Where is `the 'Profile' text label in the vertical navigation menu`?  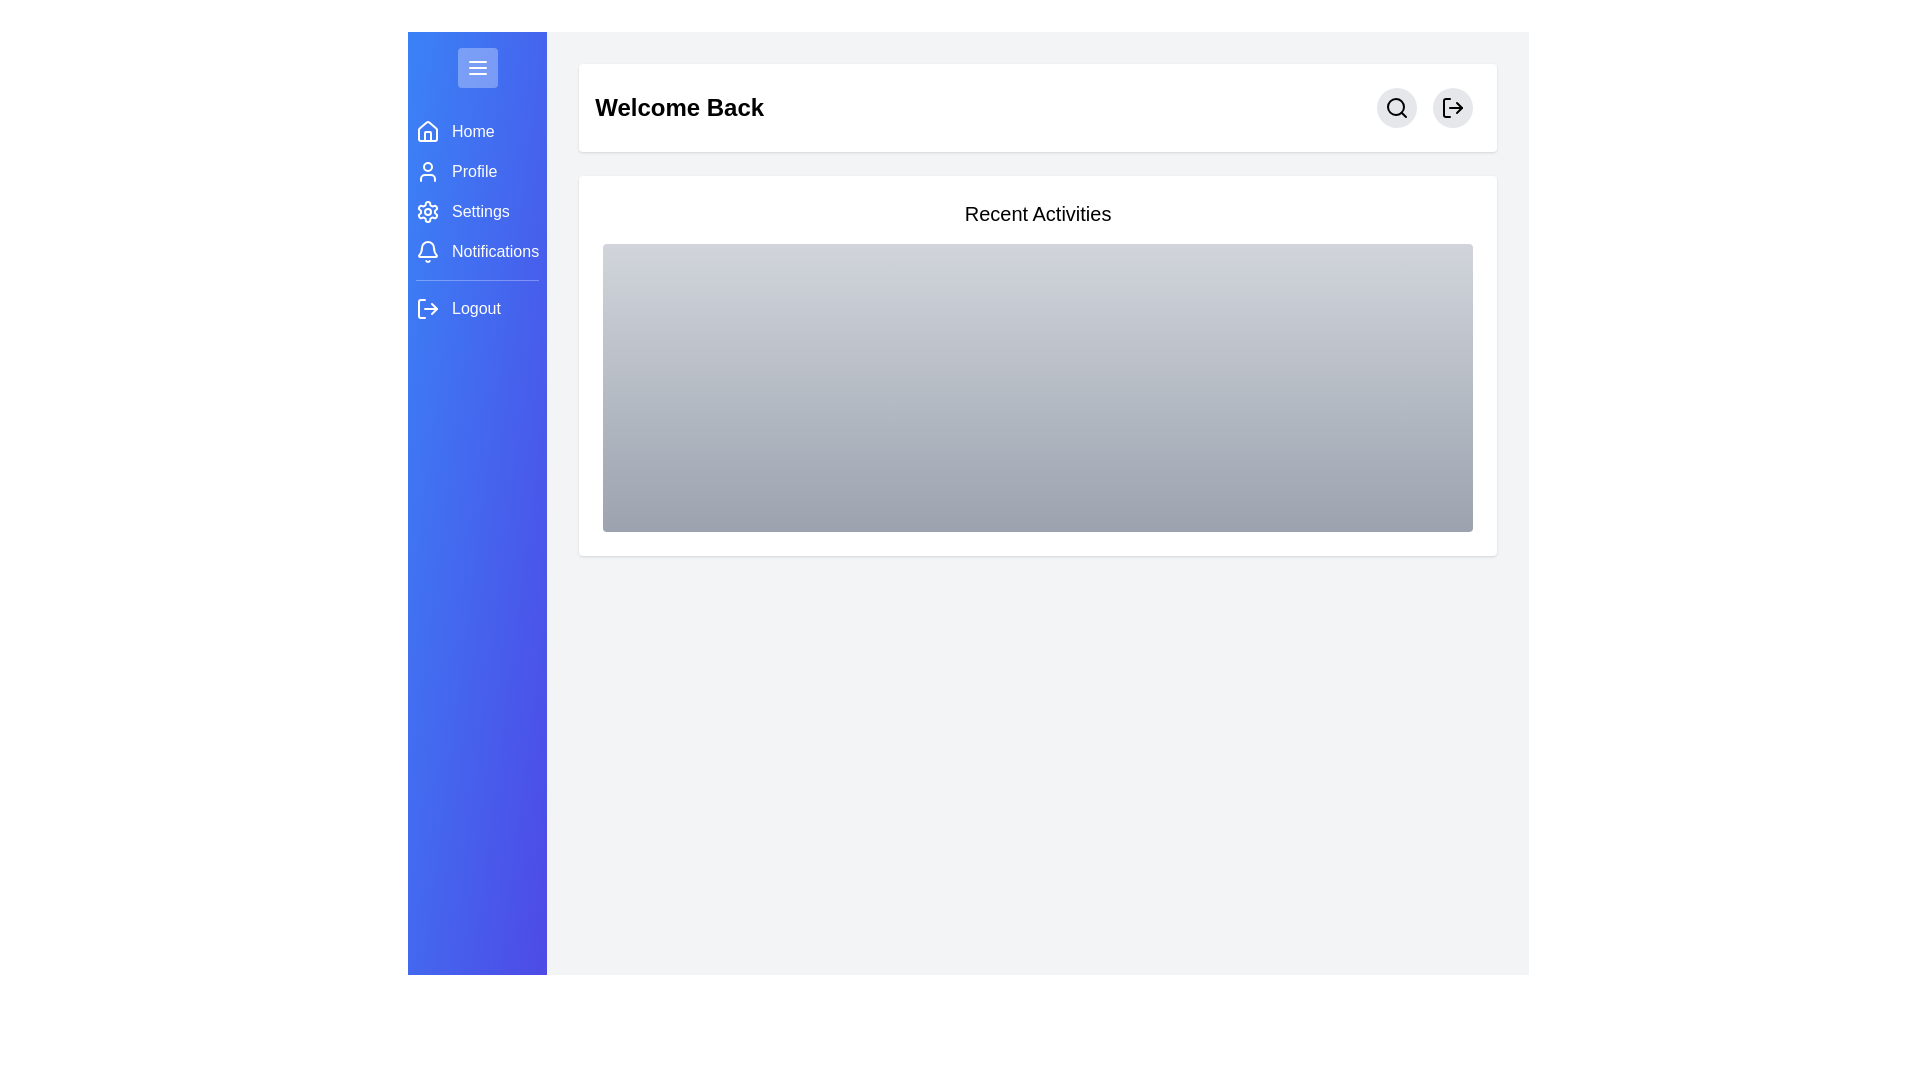
the 'Profile' text label in the vertical navigation menu is located at coordinates (473, 171).